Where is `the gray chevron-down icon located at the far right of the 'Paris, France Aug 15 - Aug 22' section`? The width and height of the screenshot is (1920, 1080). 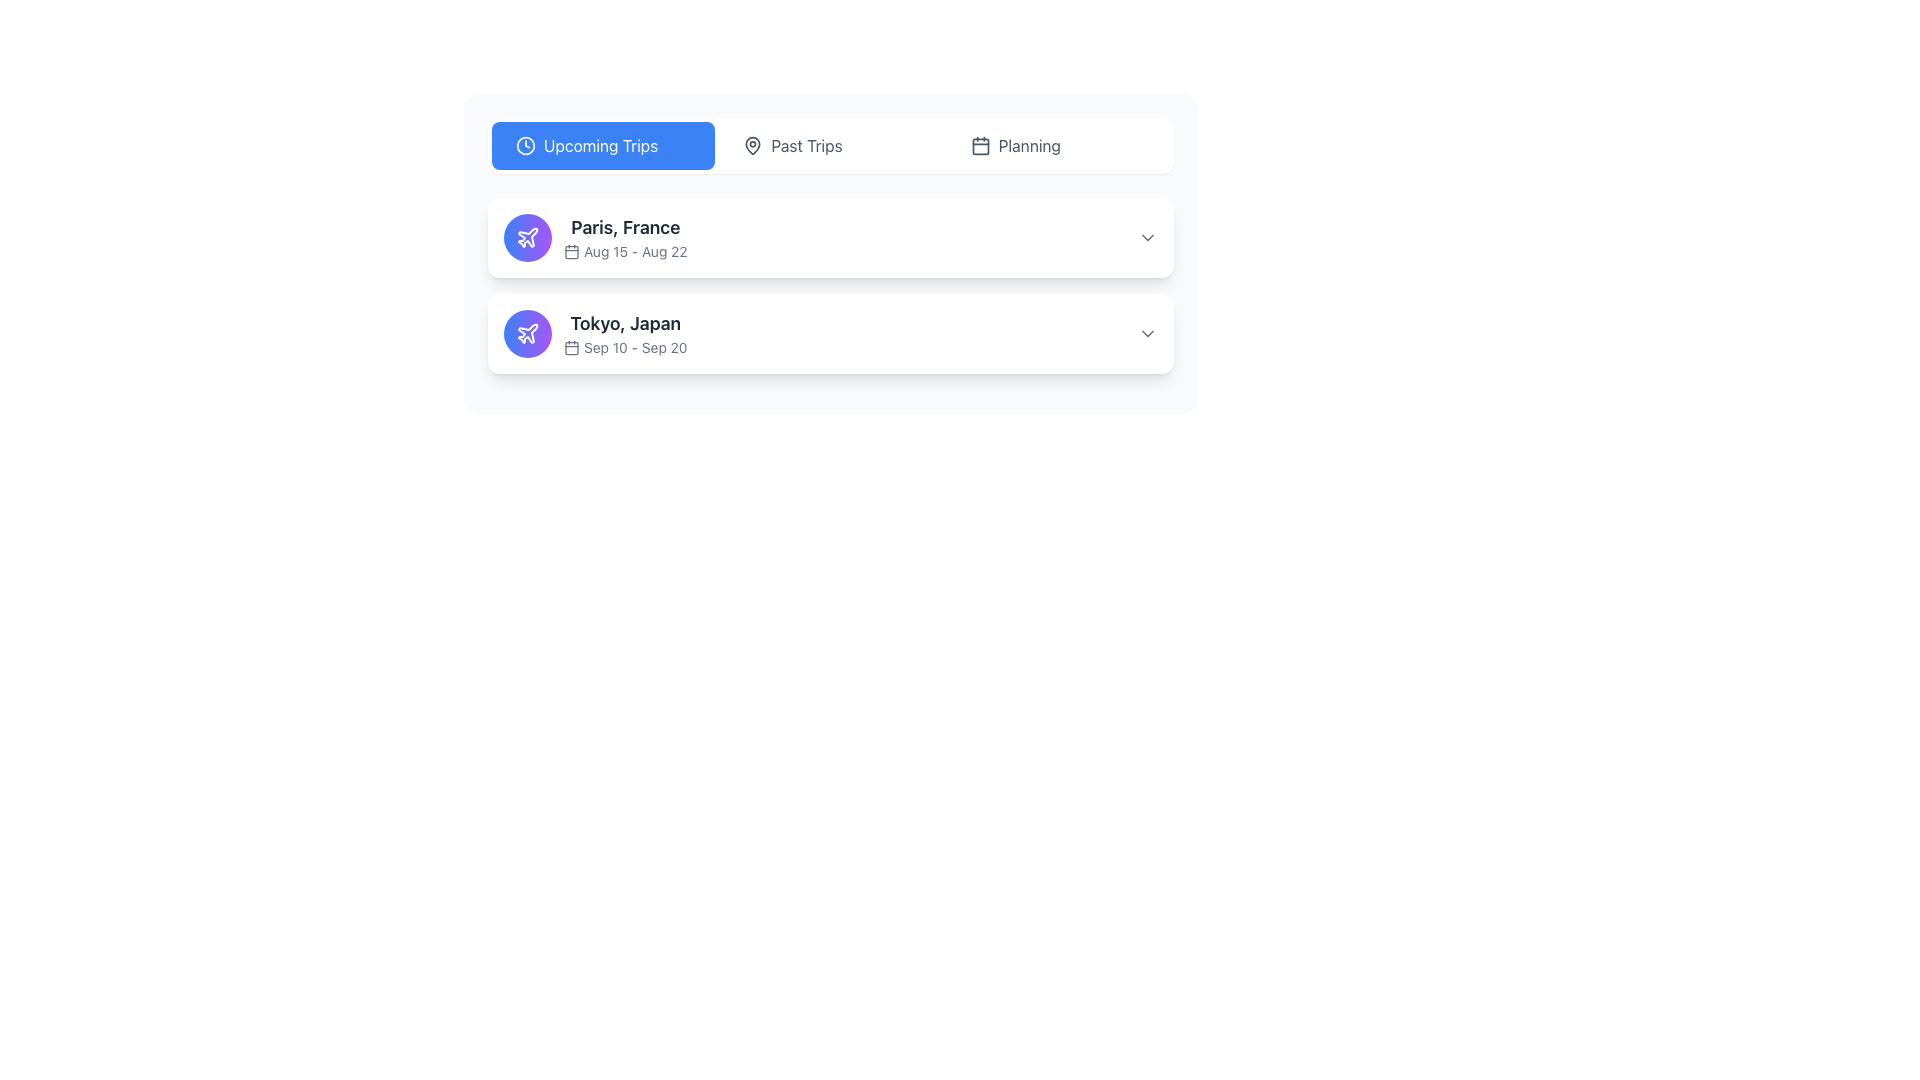 the gray chevron-down icon located at the far right of the 'Paris, France Aug 15 - Aug 22' section is located at coordinates (1147, 237).